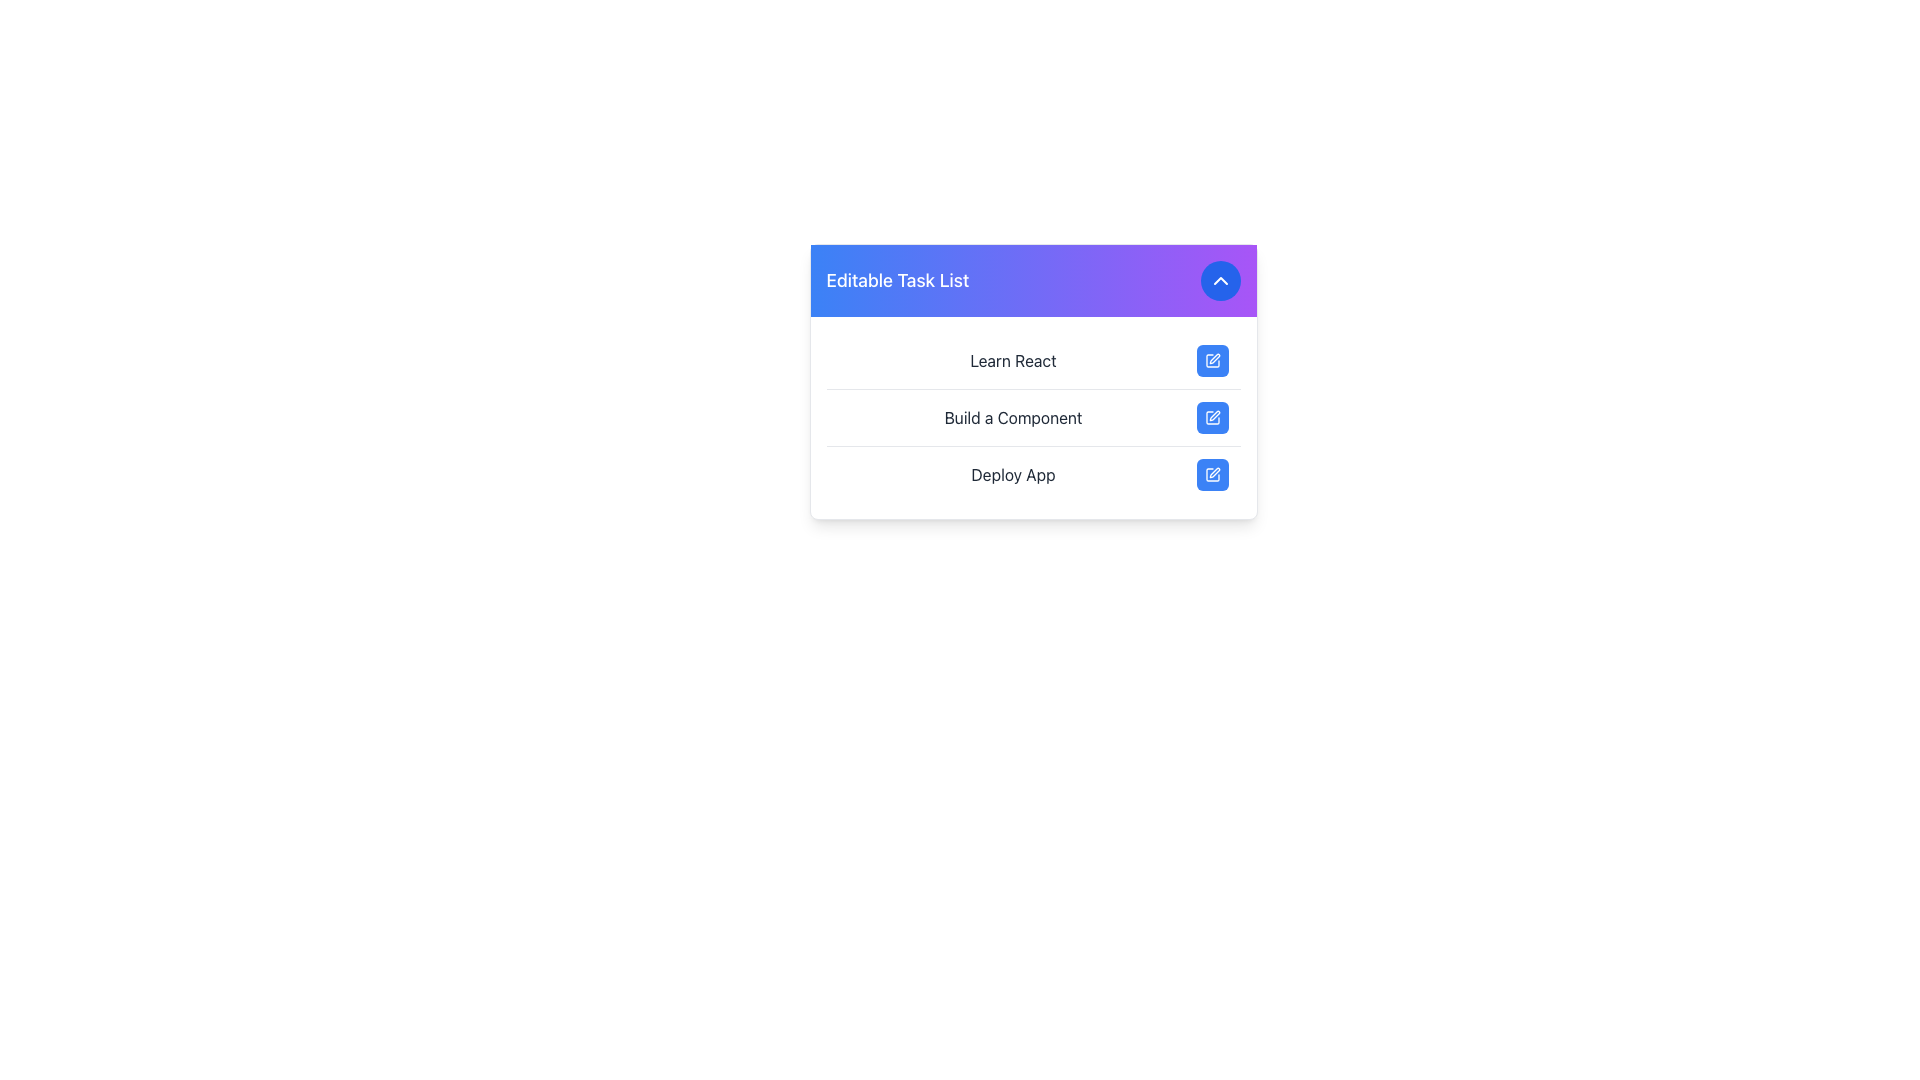 The image size is (1920, 1080). What do you see at coordinates (896, 281) in the screenshot?
I see `the static text label displaying 'Editable Task List' in bold white font on a gradient background at the top left of the task list header` at bounding box center [896, 281].